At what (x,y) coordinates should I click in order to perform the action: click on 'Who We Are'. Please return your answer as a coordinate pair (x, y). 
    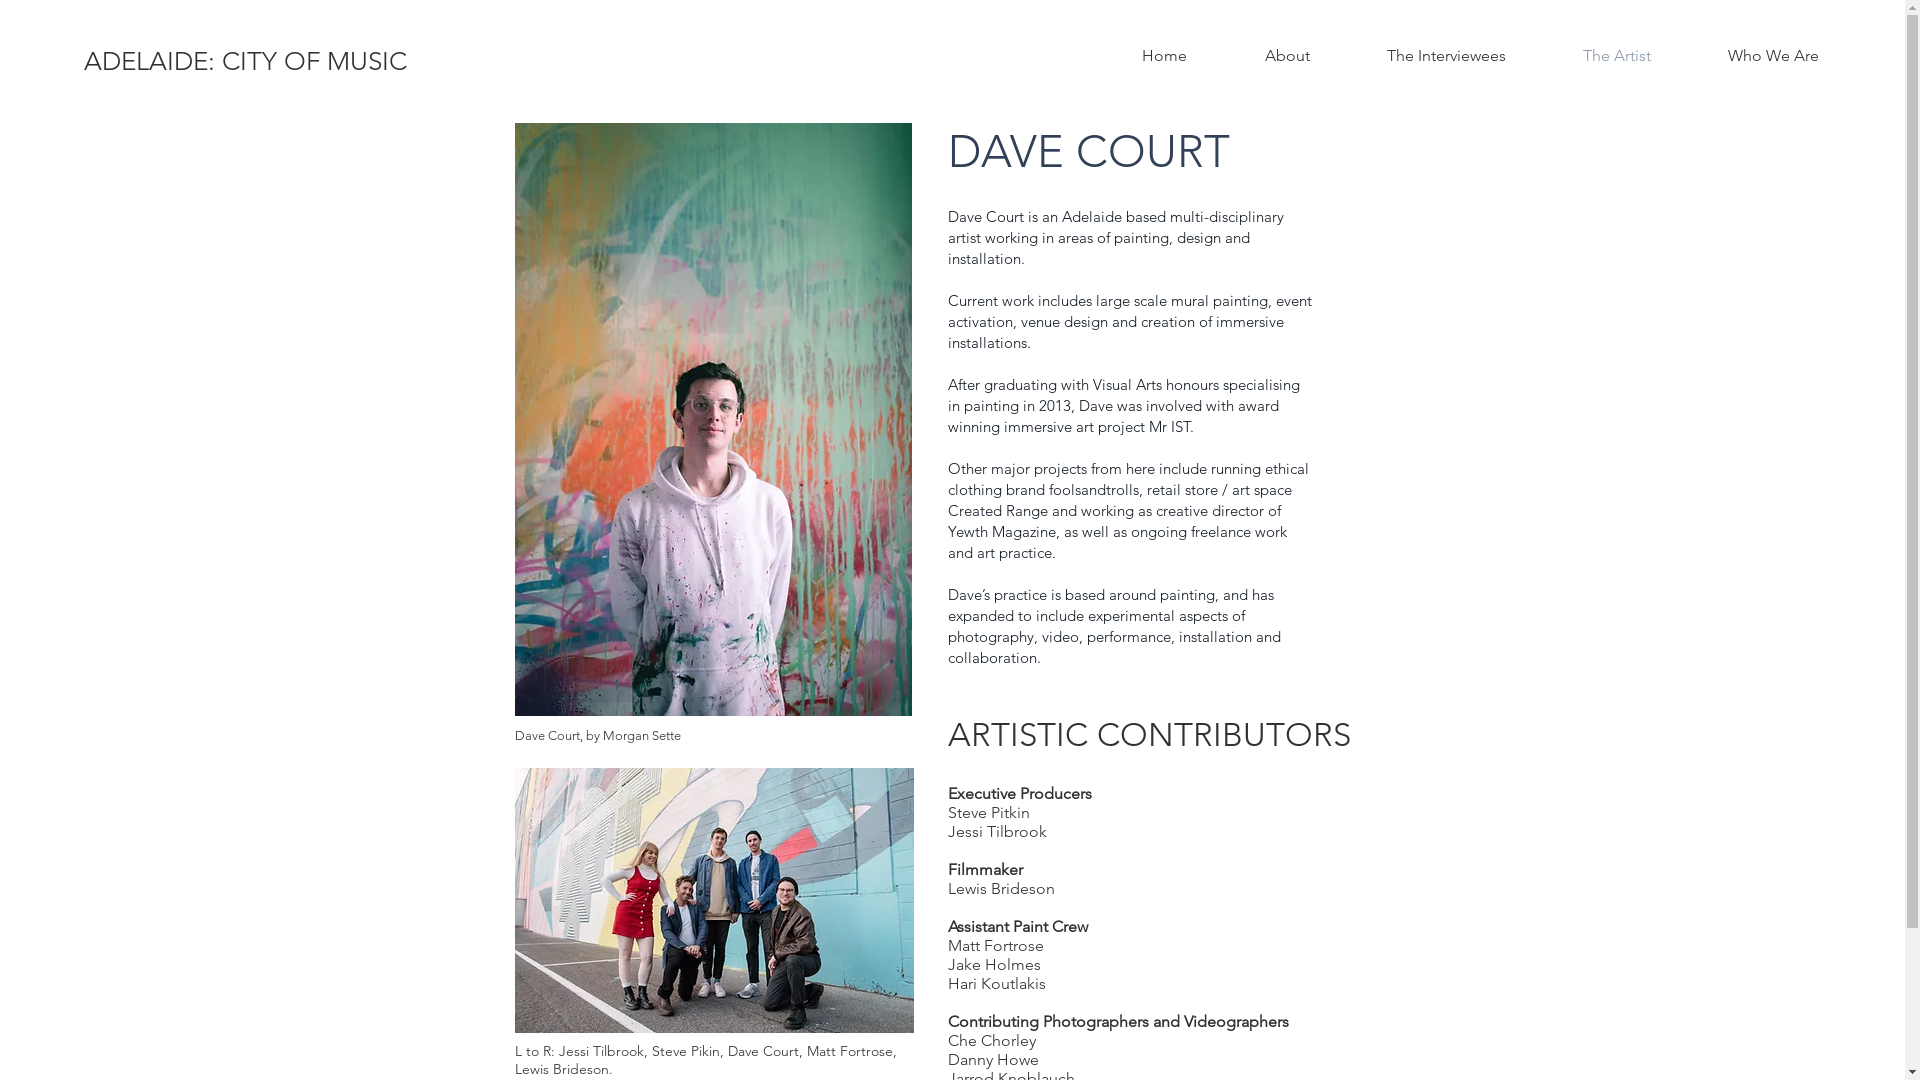
    Looking at the image, I should click on (1772, 55).